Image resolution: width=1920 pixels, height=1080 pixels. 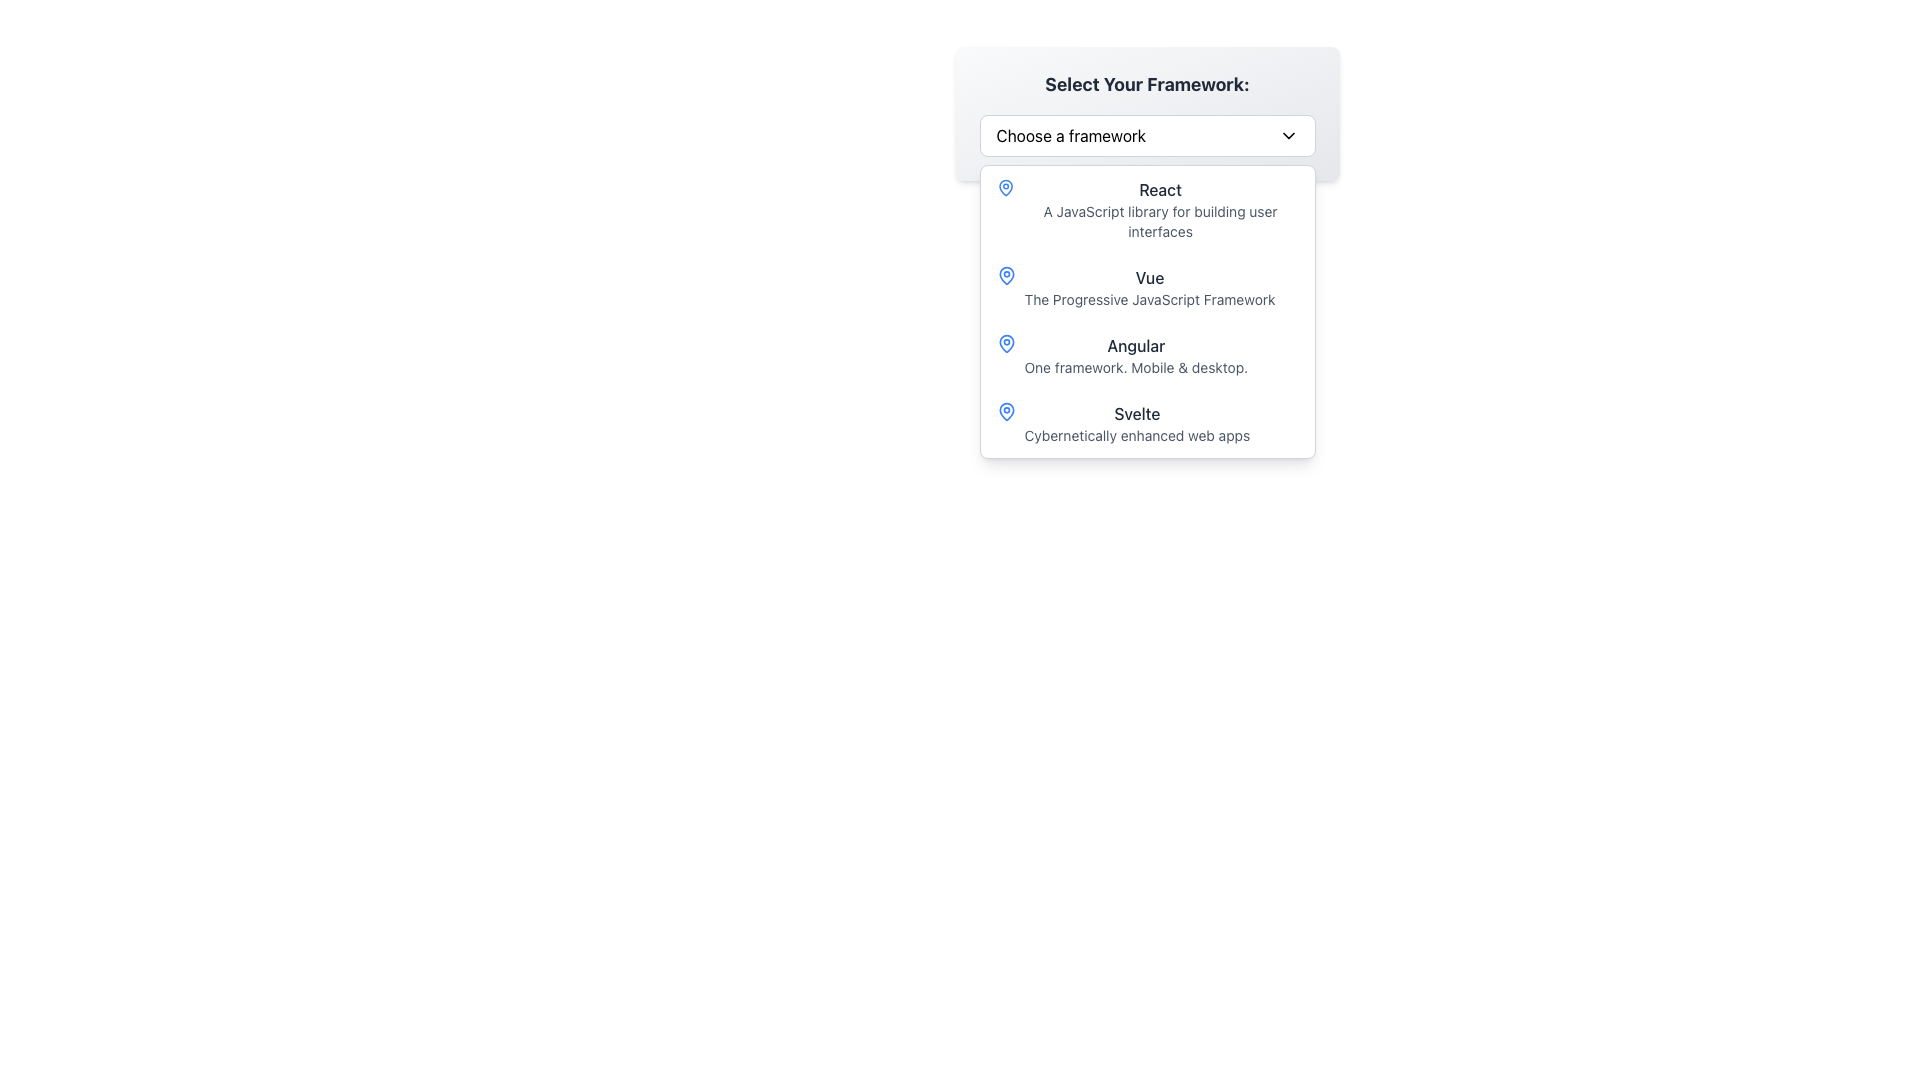 I want to click on the map pin style icon representing the framework options in the dropdown list, located to the left of the text, so click(x=1005, y=188).